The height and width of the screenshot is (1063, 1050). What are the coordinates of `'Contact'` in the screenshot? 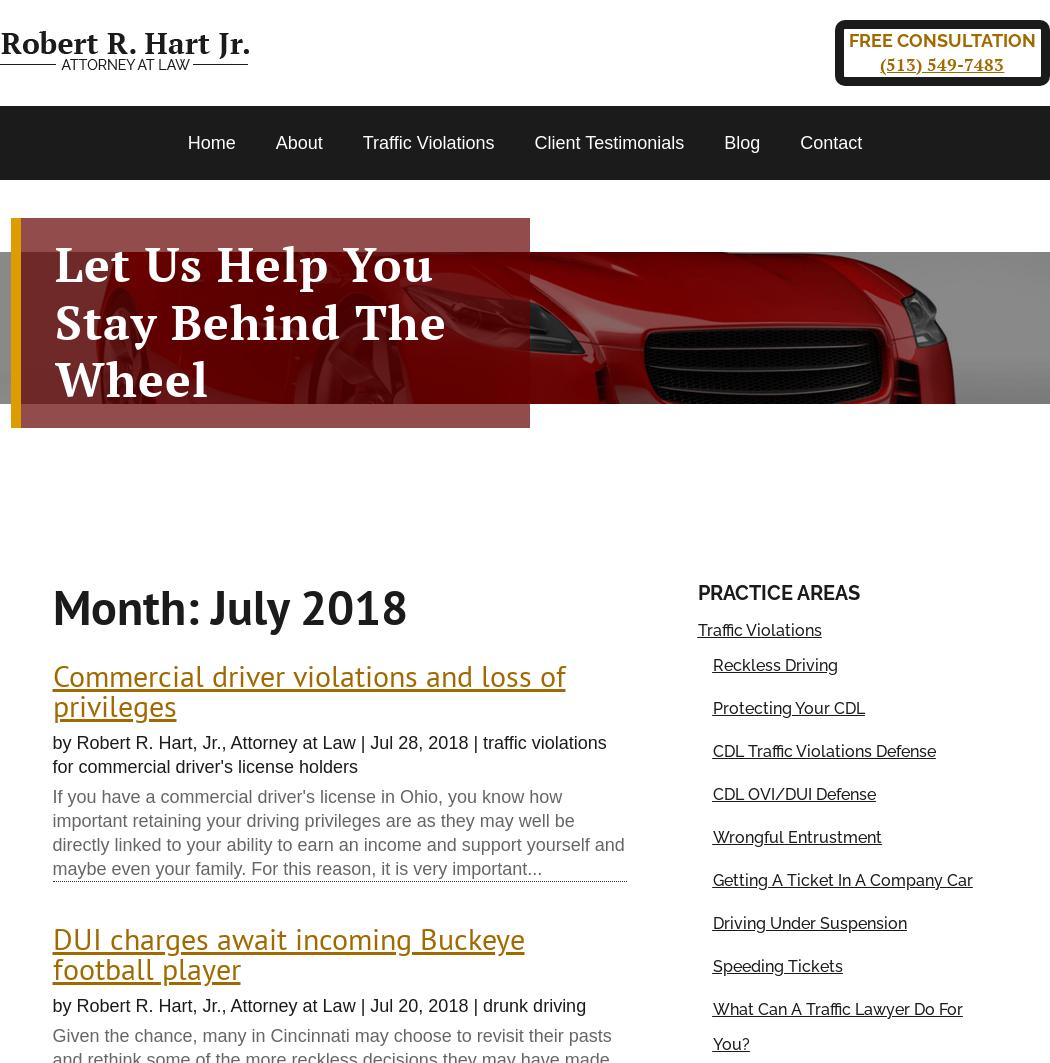 It's located at (830, 142).